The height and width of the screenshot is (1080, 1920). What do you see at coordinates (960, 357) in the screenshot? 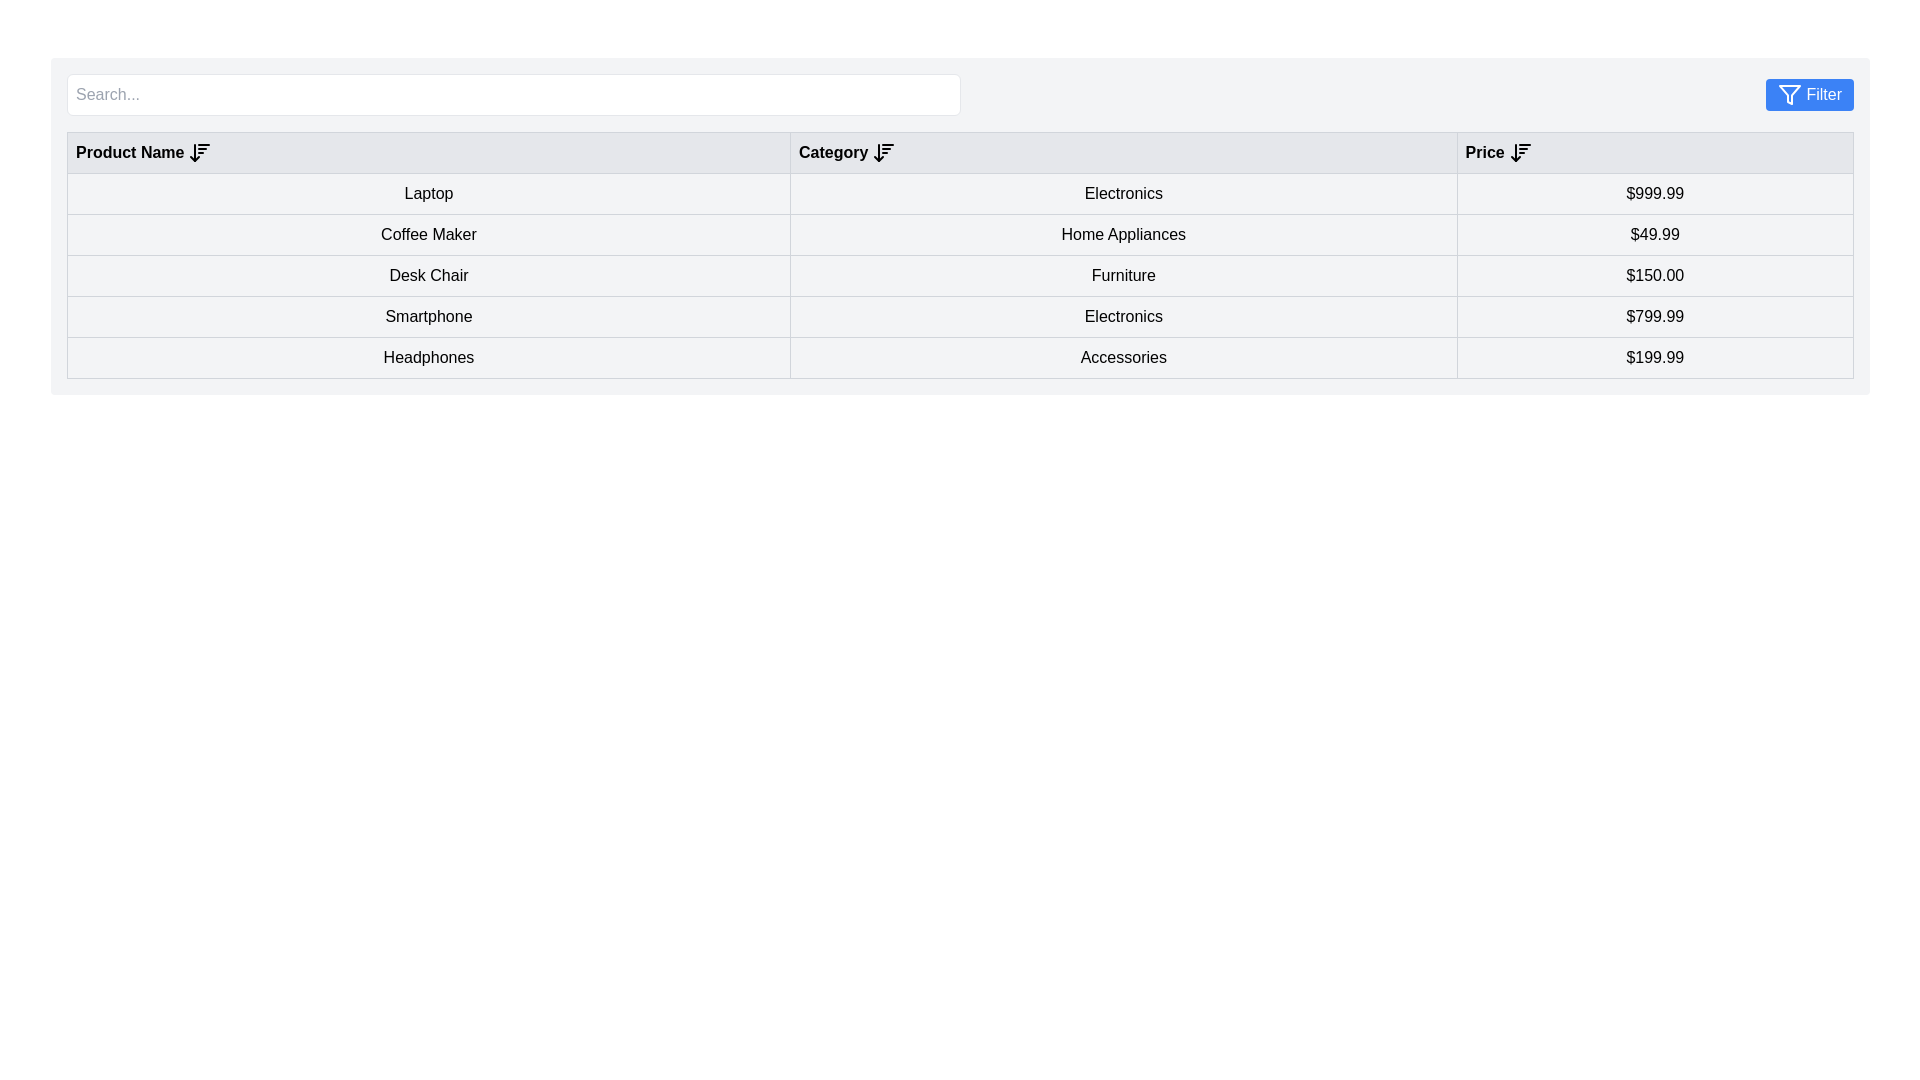
I see `the last row entry` at bounding box center [960, 357].